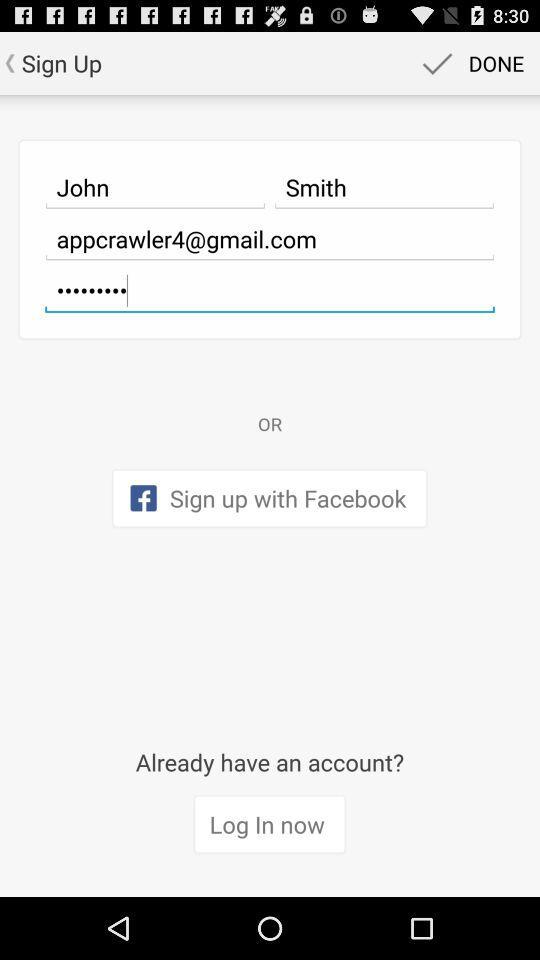 This screenshot has height=960, width=540. What do you see at coordinates (270, 289) in the screenshot?
I see `icon above or` at bounding box center [270, 289].